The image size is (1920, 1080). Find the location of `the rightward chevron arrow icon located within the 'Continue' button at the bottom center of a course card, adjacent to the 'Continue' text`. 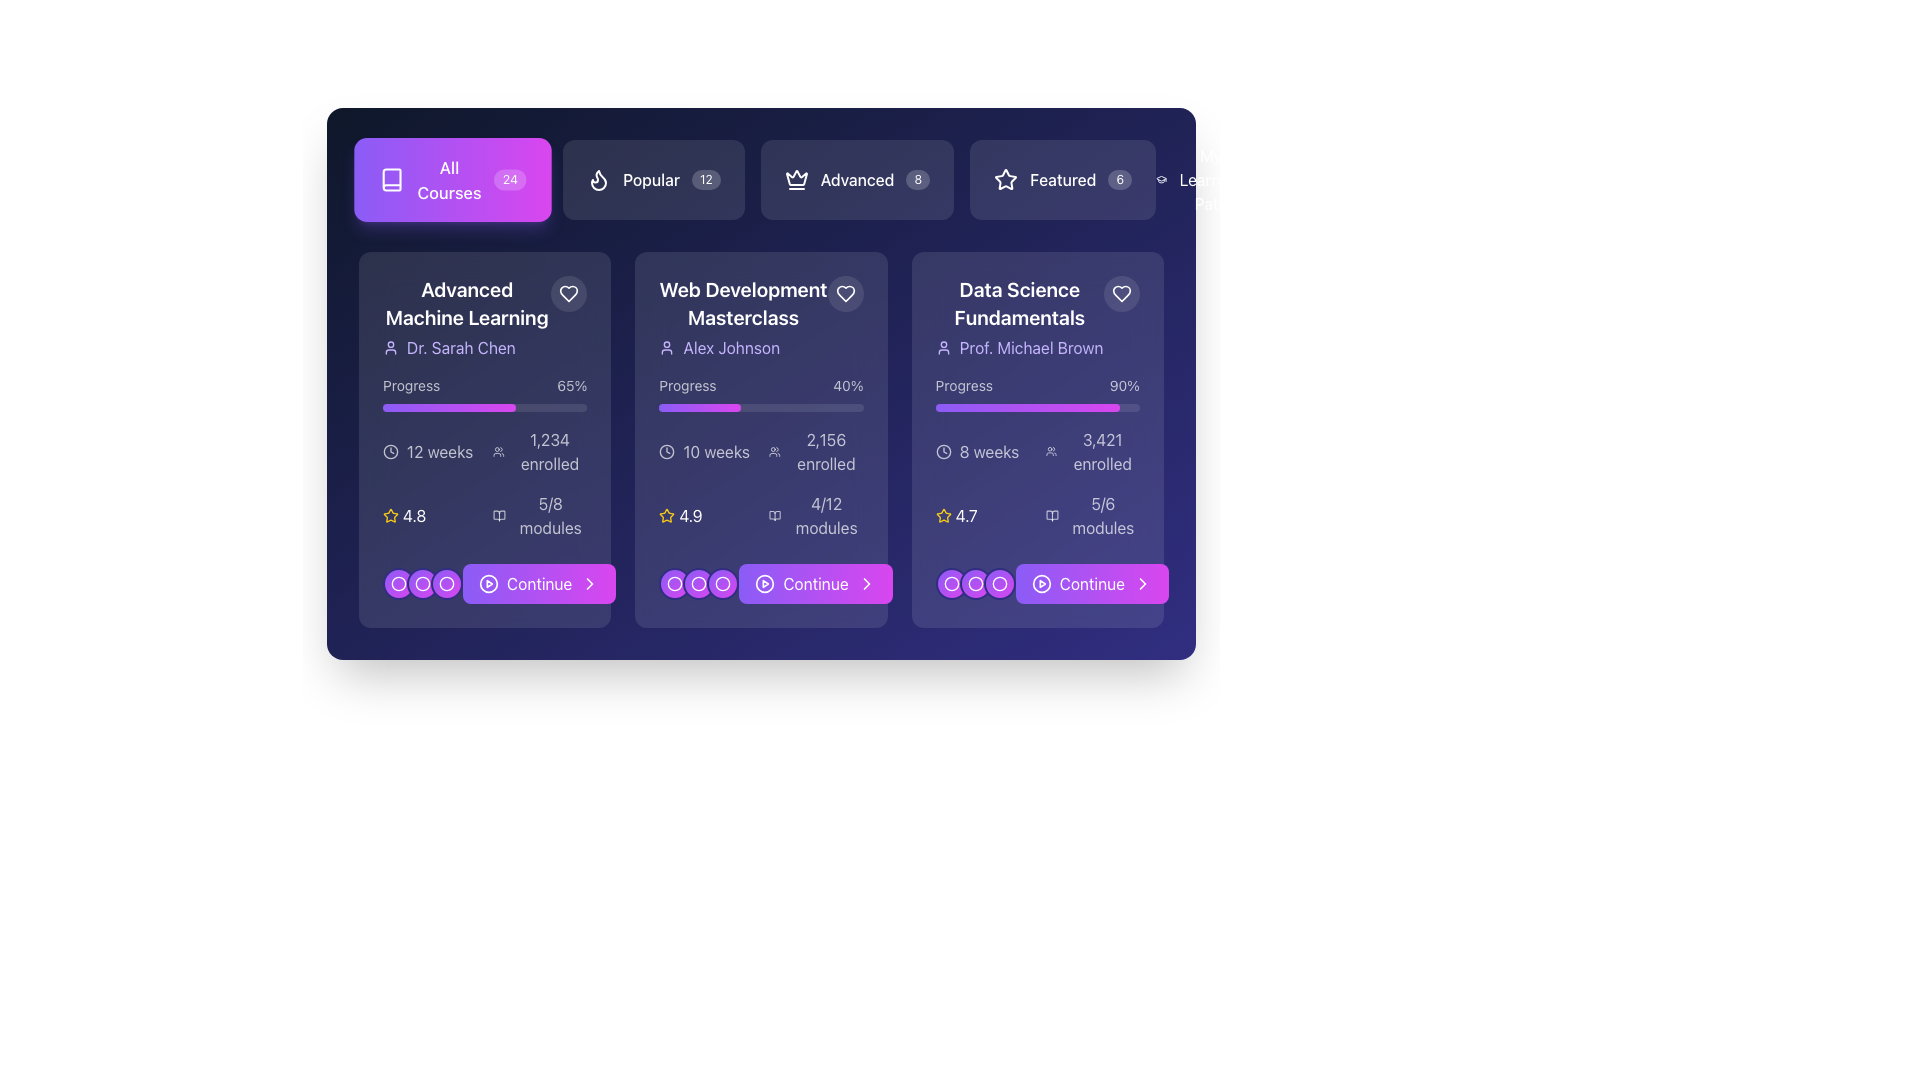

the rightward chevron arrow icon located within the 'Continue' button at the bottom center of a course card, adjacent to the 'Continue' text is located at coordinates (589, 583).